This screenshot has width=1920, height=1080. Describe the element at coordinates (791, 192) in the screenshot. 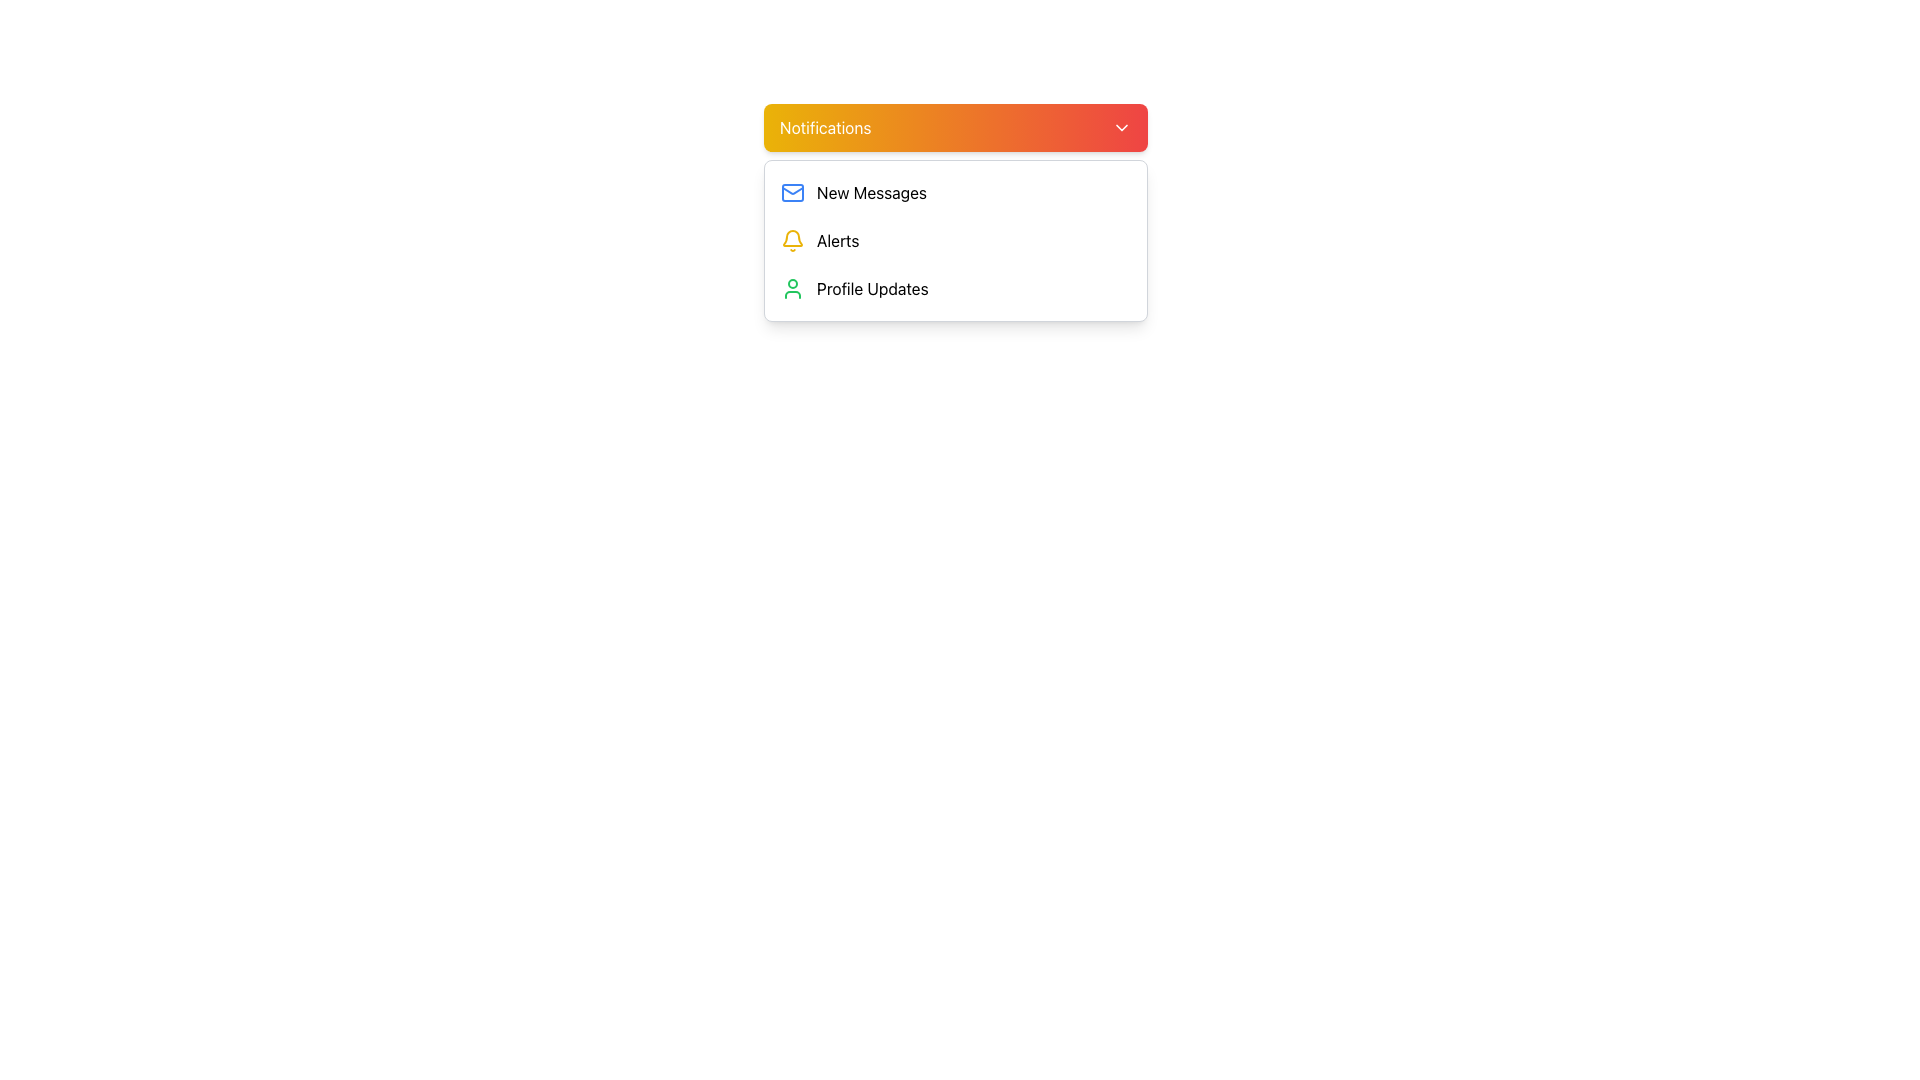

I see `the 'New Messages' icon located in the dropdown menu under 'Notifications', which is the leftmost element preceding the text 'New Messages'` at that location.